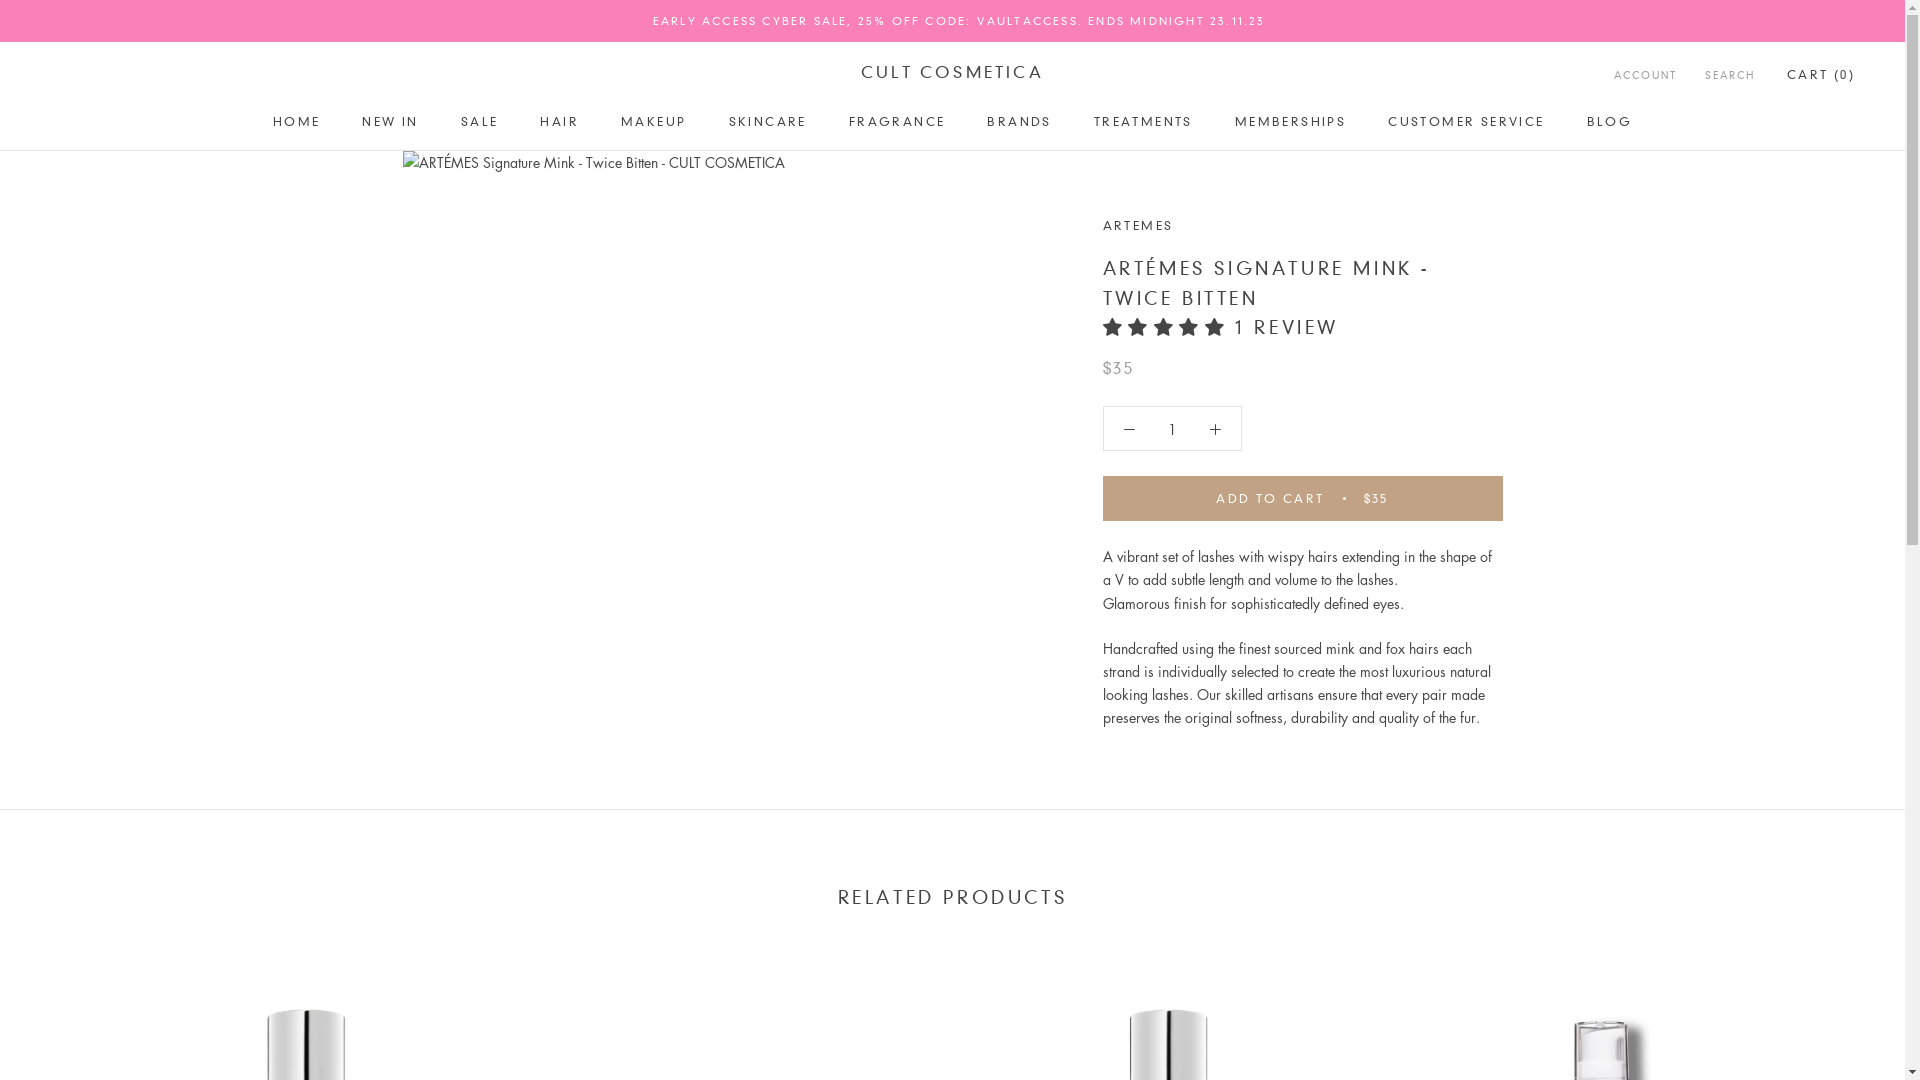 This screenshot has width=1920, height=1080. Describe the element at coordinates (389, 121) in the screenshot. I see `'NEW IN` at that location.